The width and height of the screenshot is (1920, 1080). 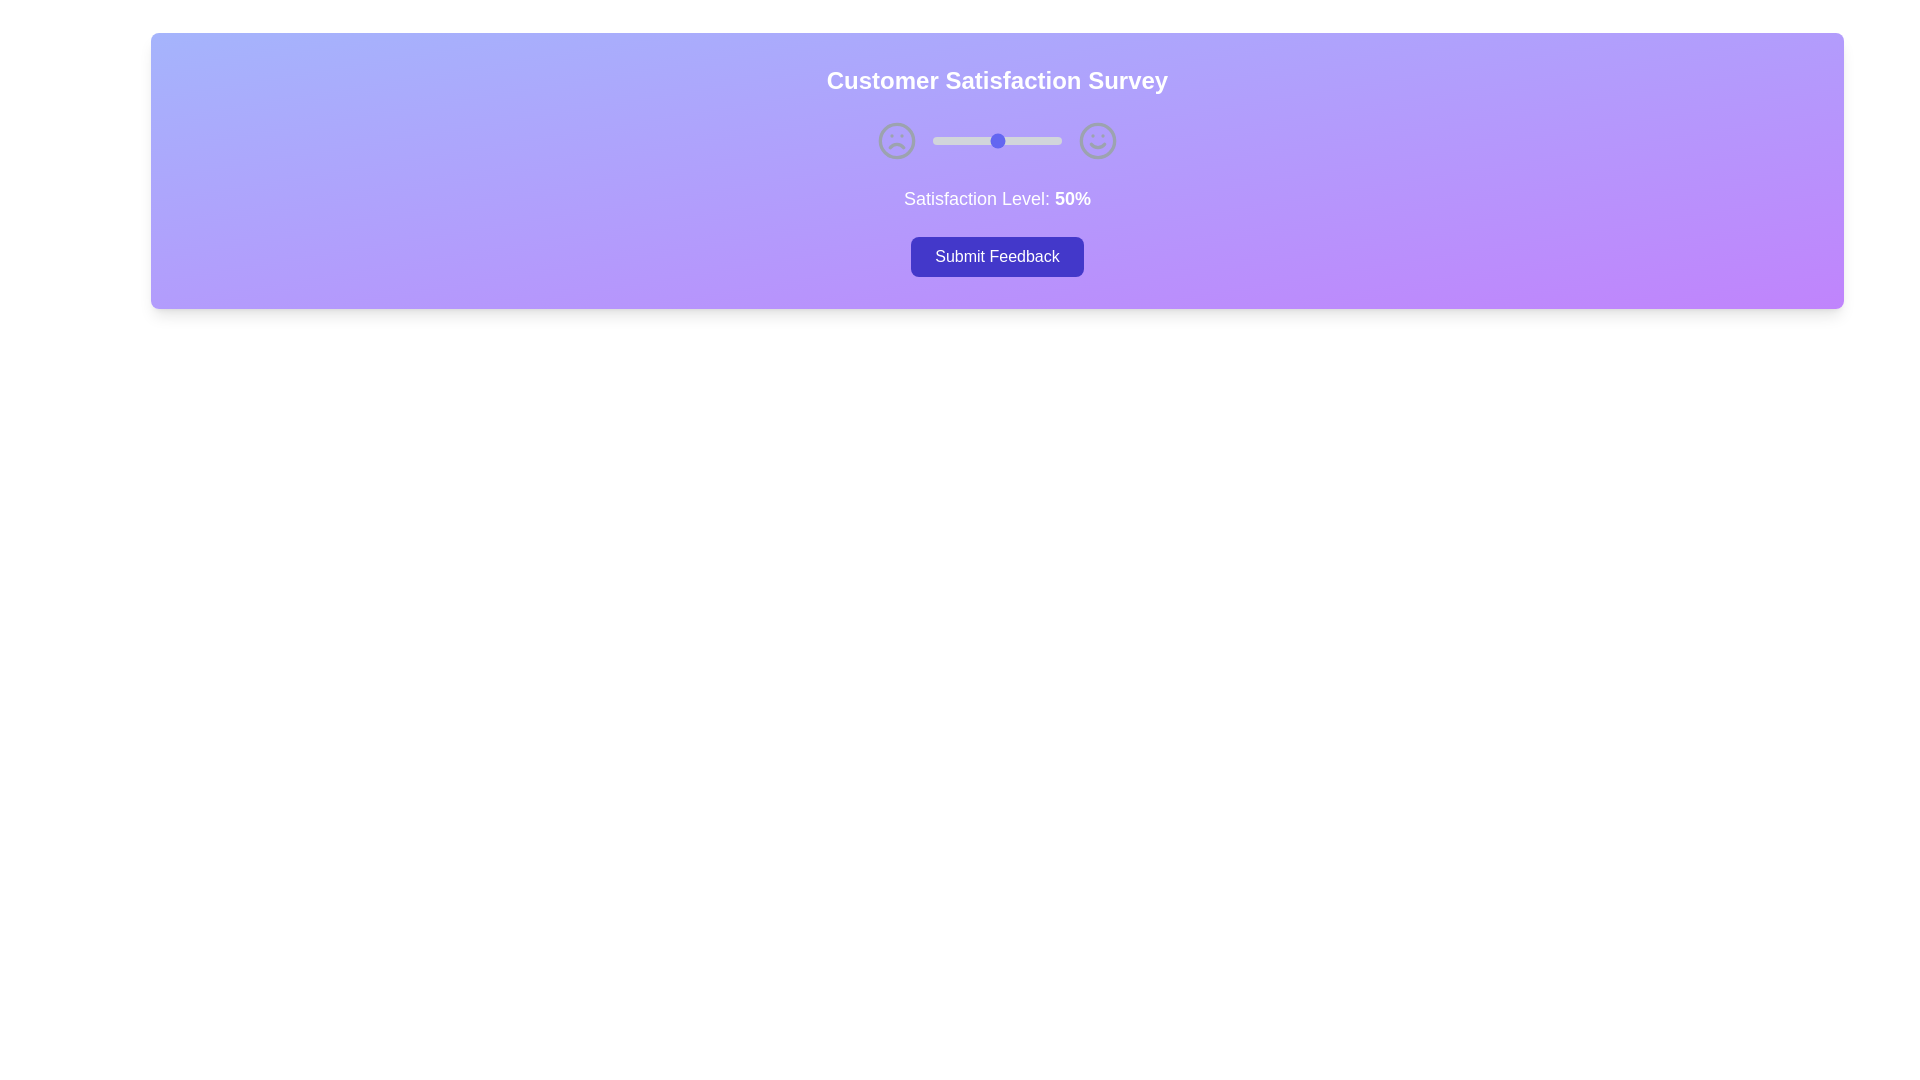 I want to click on the satisfaction slider to set the satisfaction level to 5%, so click(x=938, y=140).